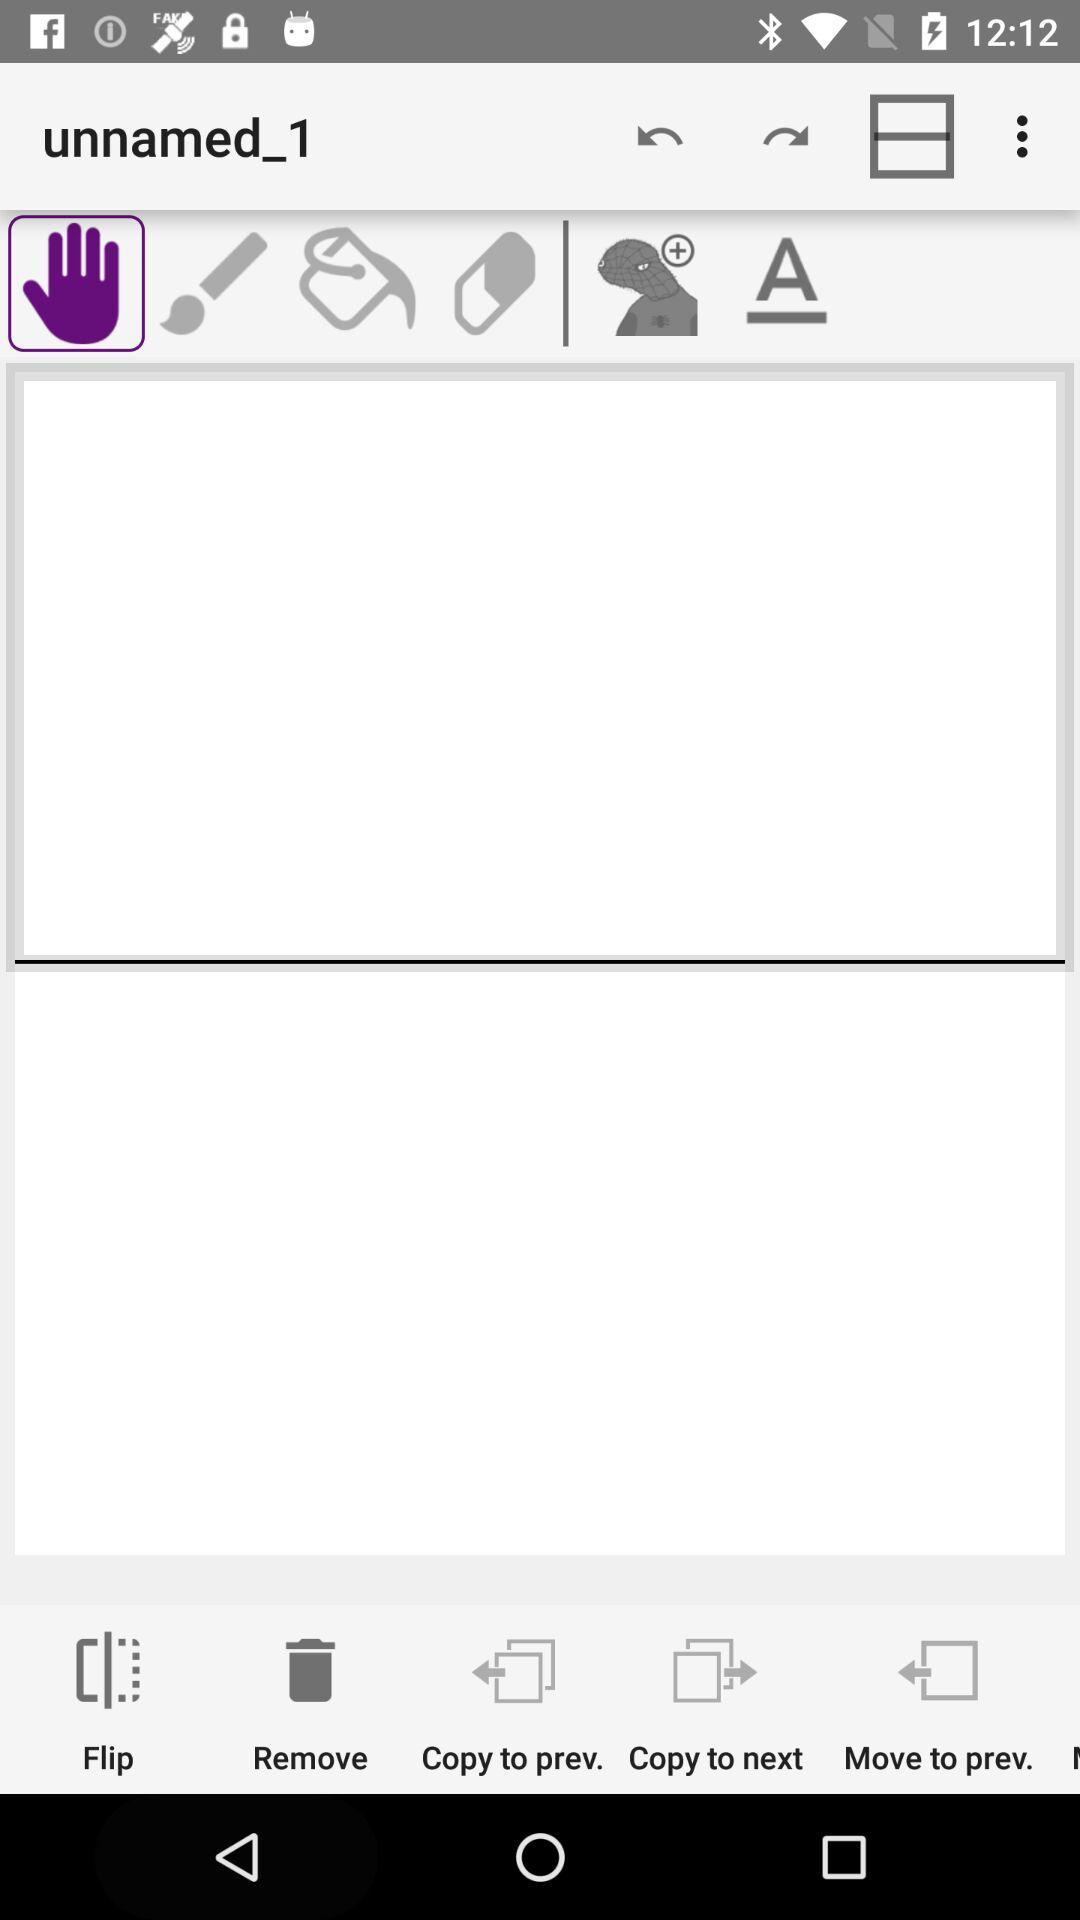  Describe the element at coordinates (785, 282) in the screenshot. I see `highlight` at that location.